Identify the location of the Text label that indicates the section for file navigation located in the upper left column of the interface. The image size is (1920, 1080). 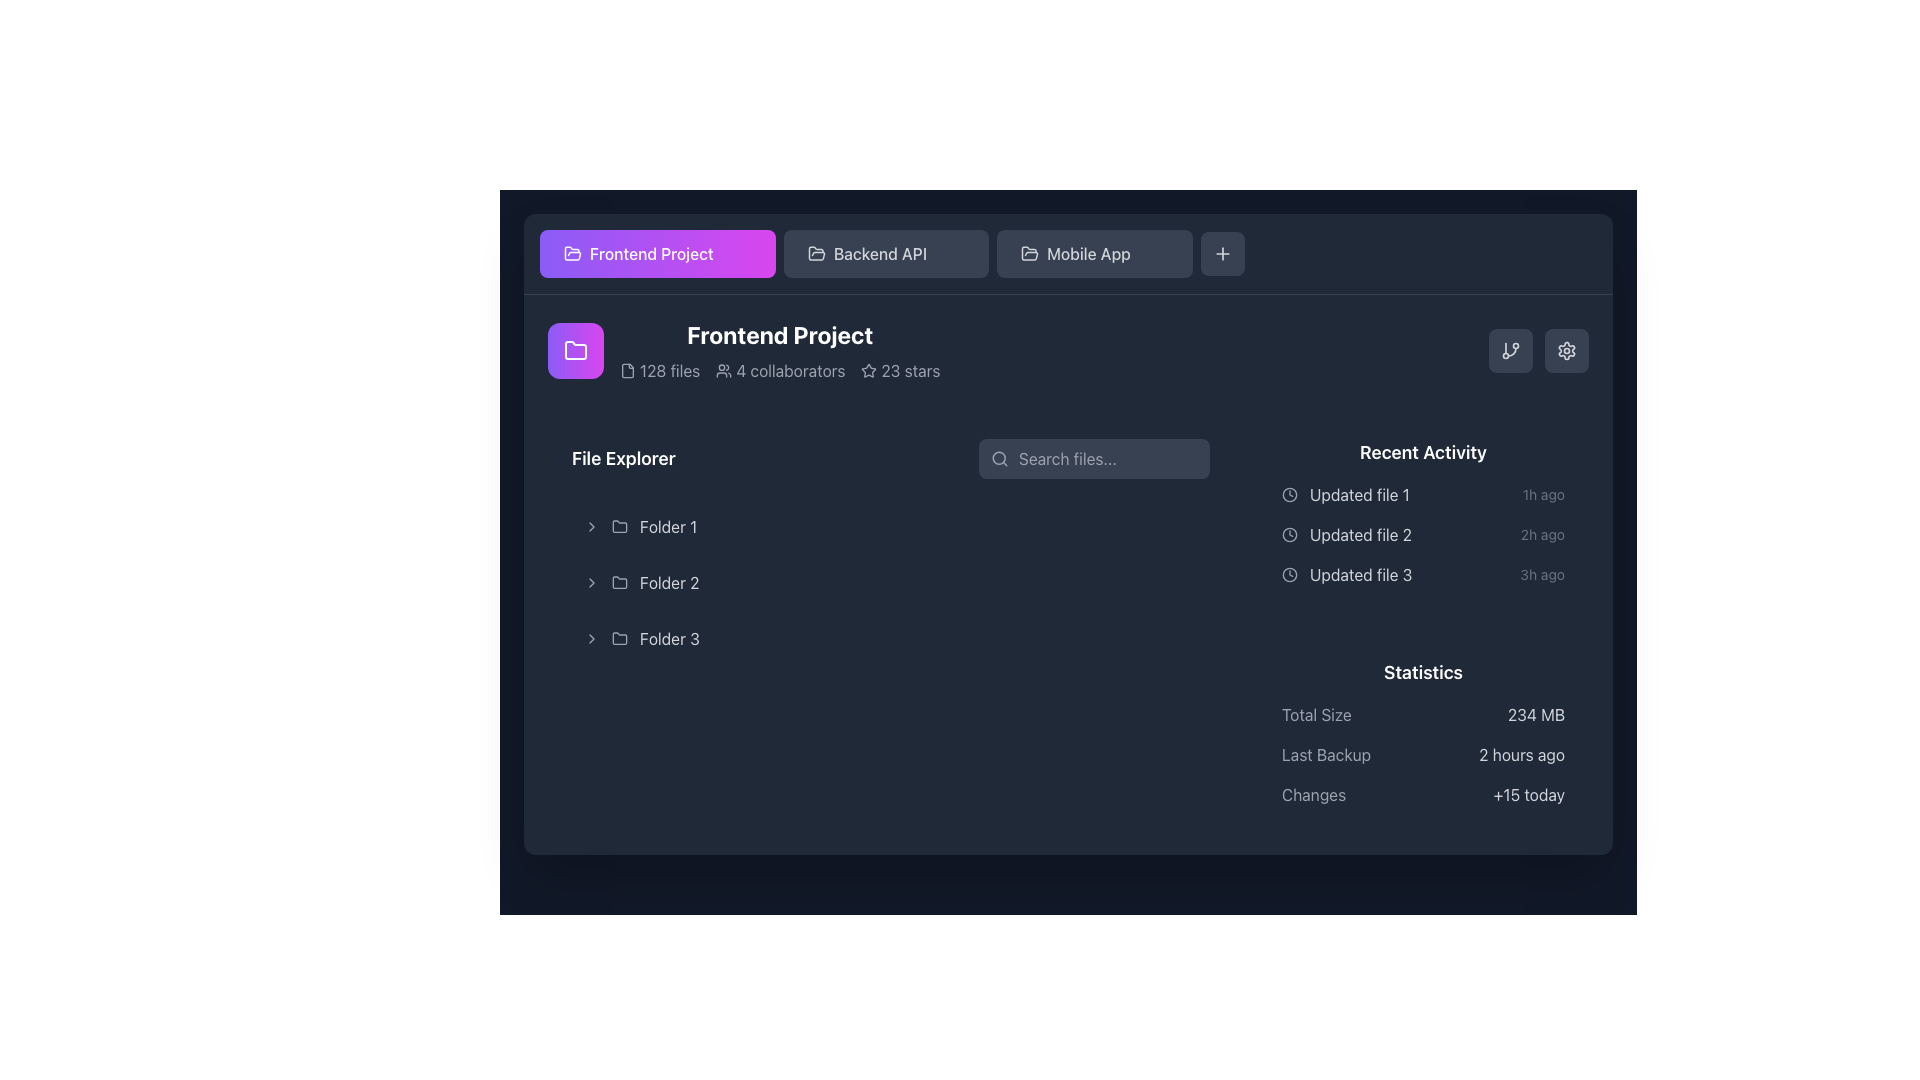
(622, 459).